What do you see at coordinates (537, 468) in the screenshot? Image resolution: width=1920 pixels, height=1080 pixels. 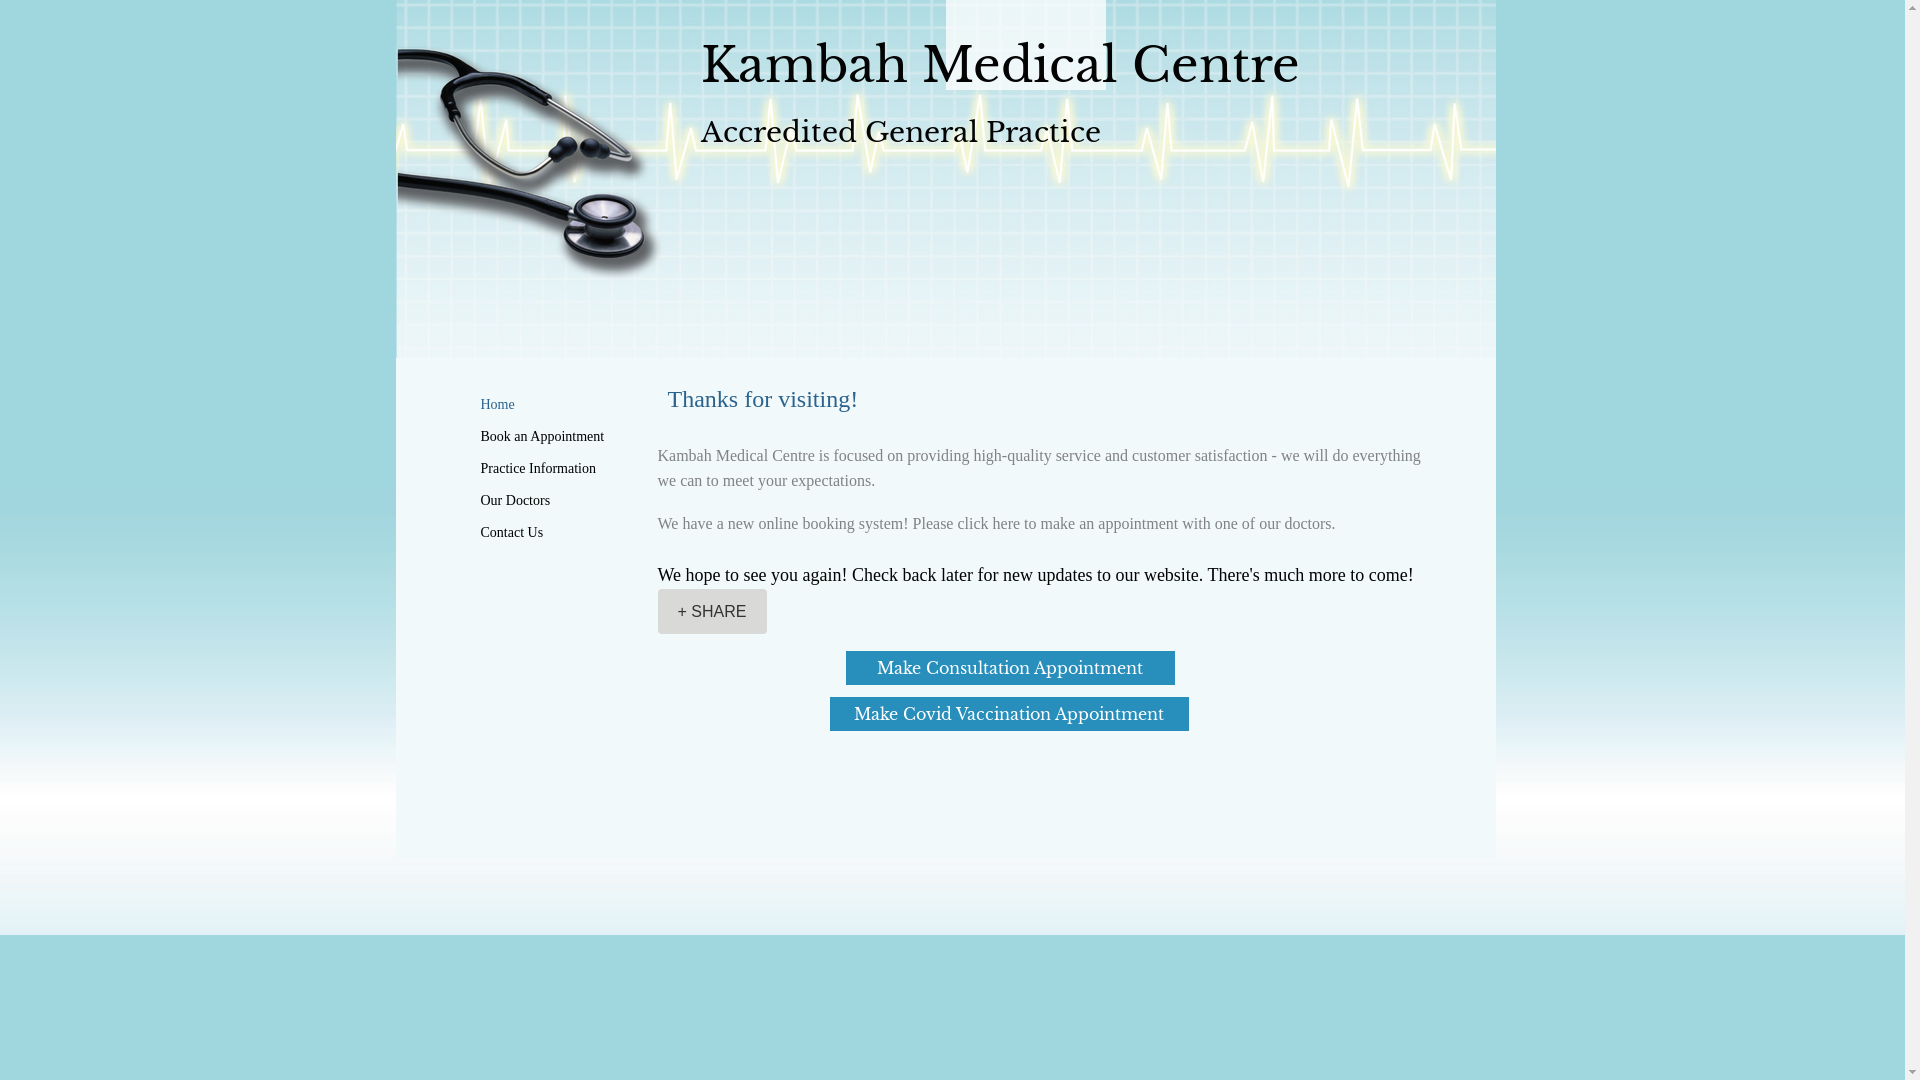 I see `'Practice Information'` at bounding box center [537, 468].